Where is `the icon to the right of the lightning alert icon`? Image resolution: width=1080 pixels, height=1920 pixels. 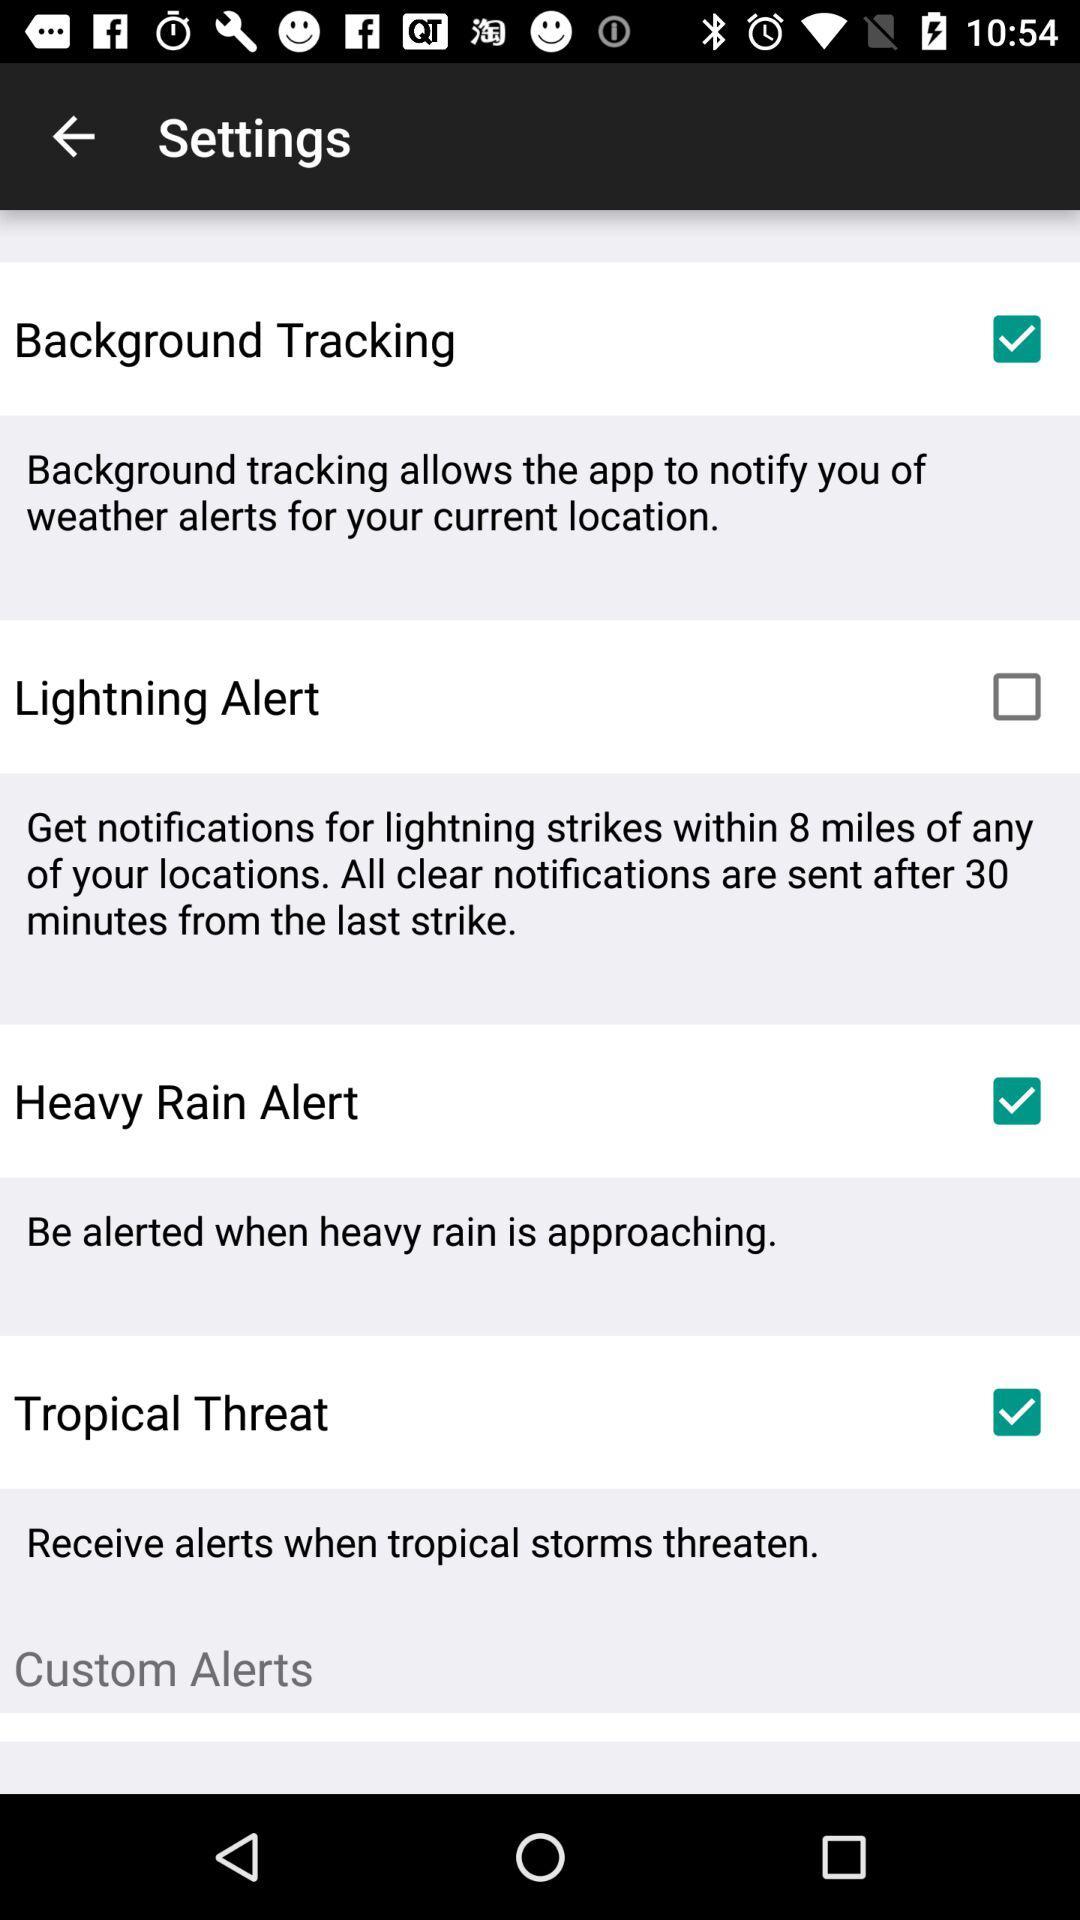 the icon to the right of the lightning alert icon is located at coordinates (1017, 696).